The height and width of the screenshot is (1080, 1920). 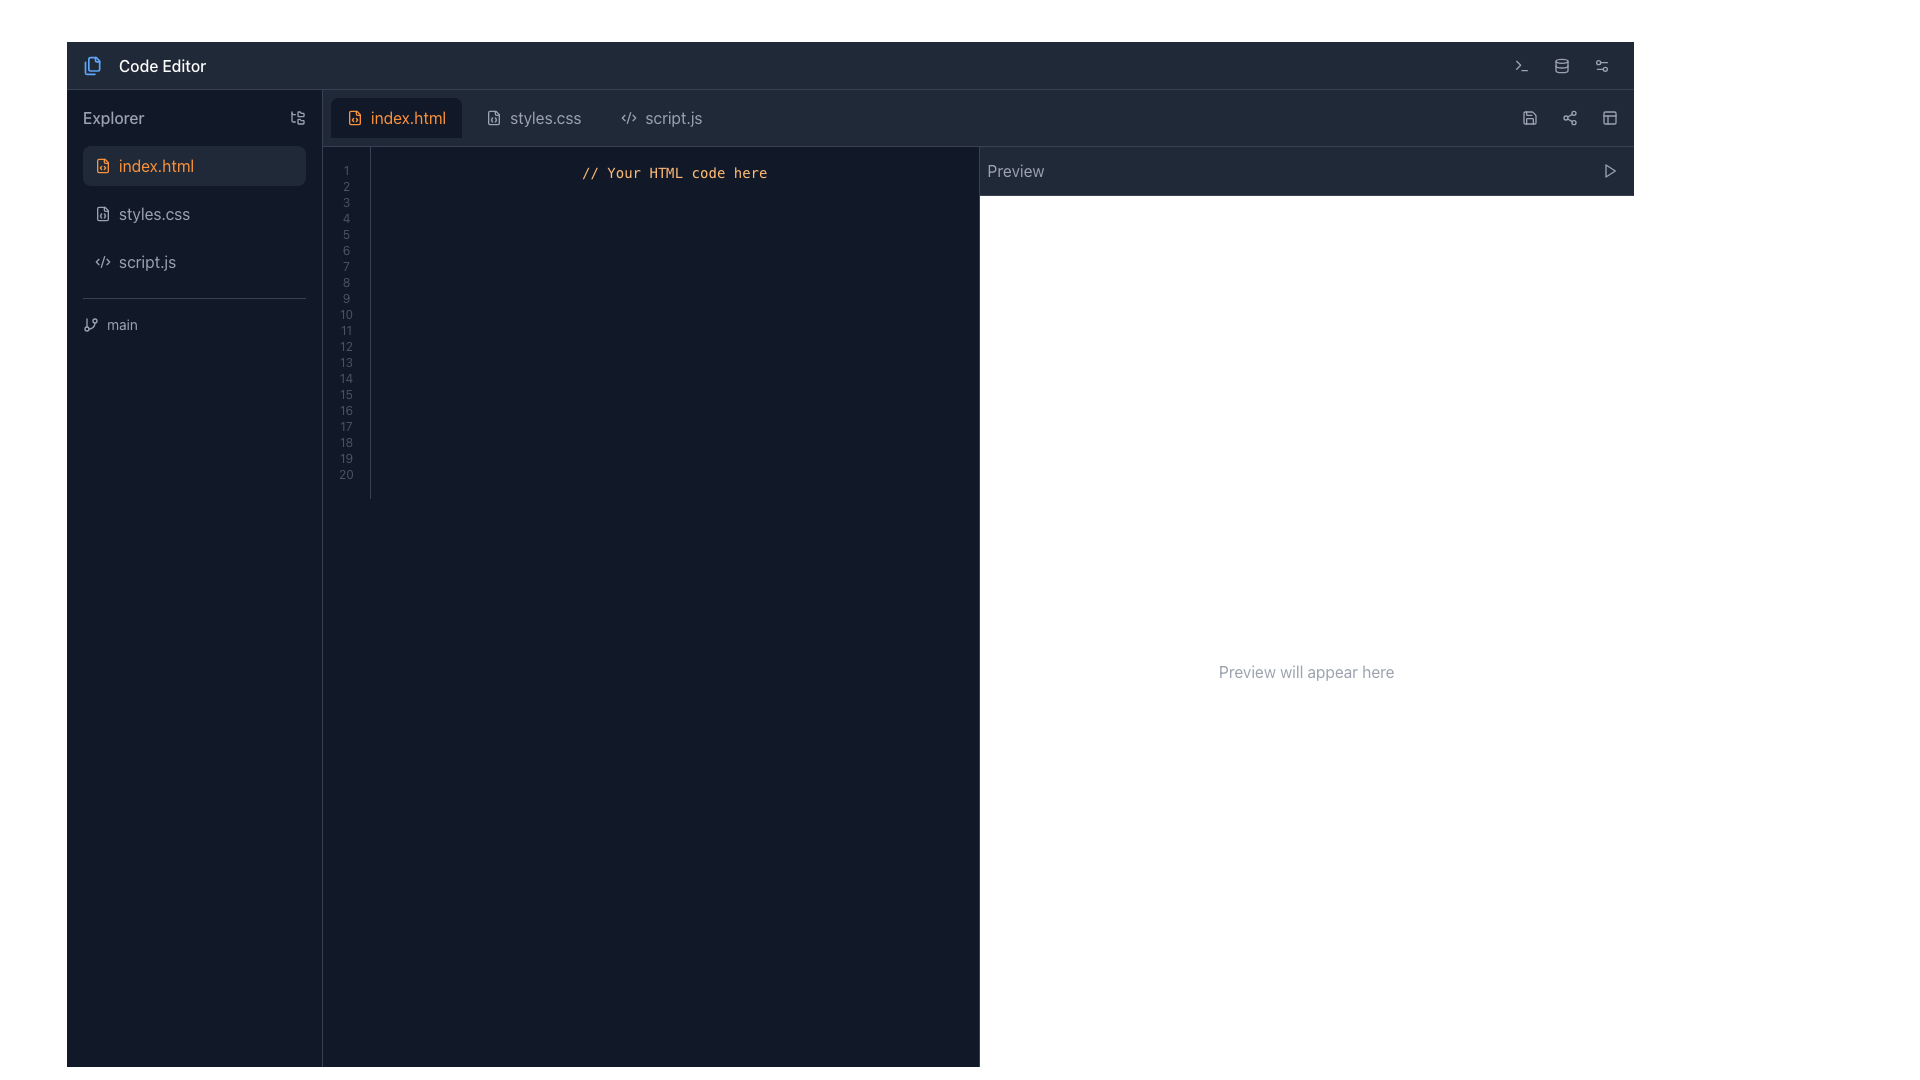 I want to click on the file item button labeled 'styles.css' in the file explorer interface, so click(x=194, y=213).